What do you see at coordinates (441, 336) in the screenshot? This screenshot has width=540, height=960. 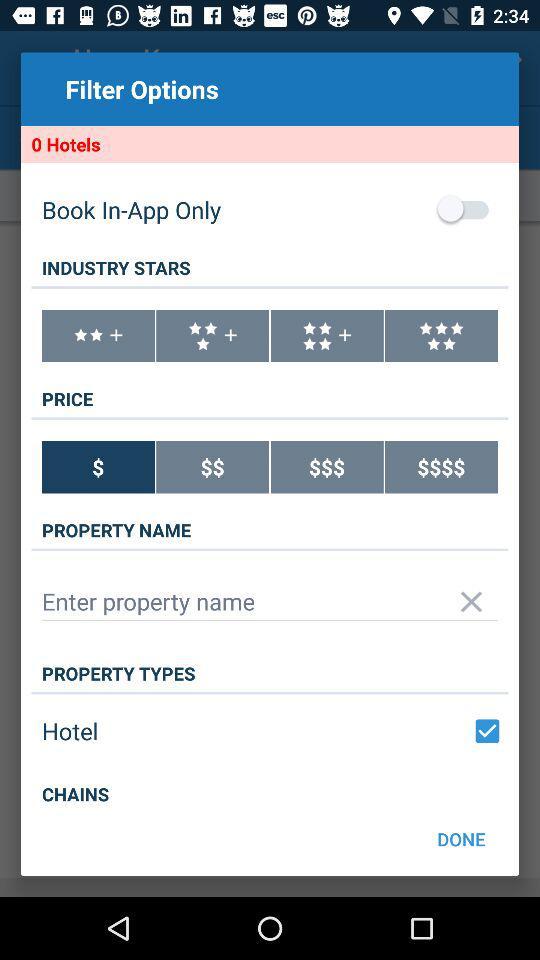 I see `5 stars` at bounding box center [441, 336].